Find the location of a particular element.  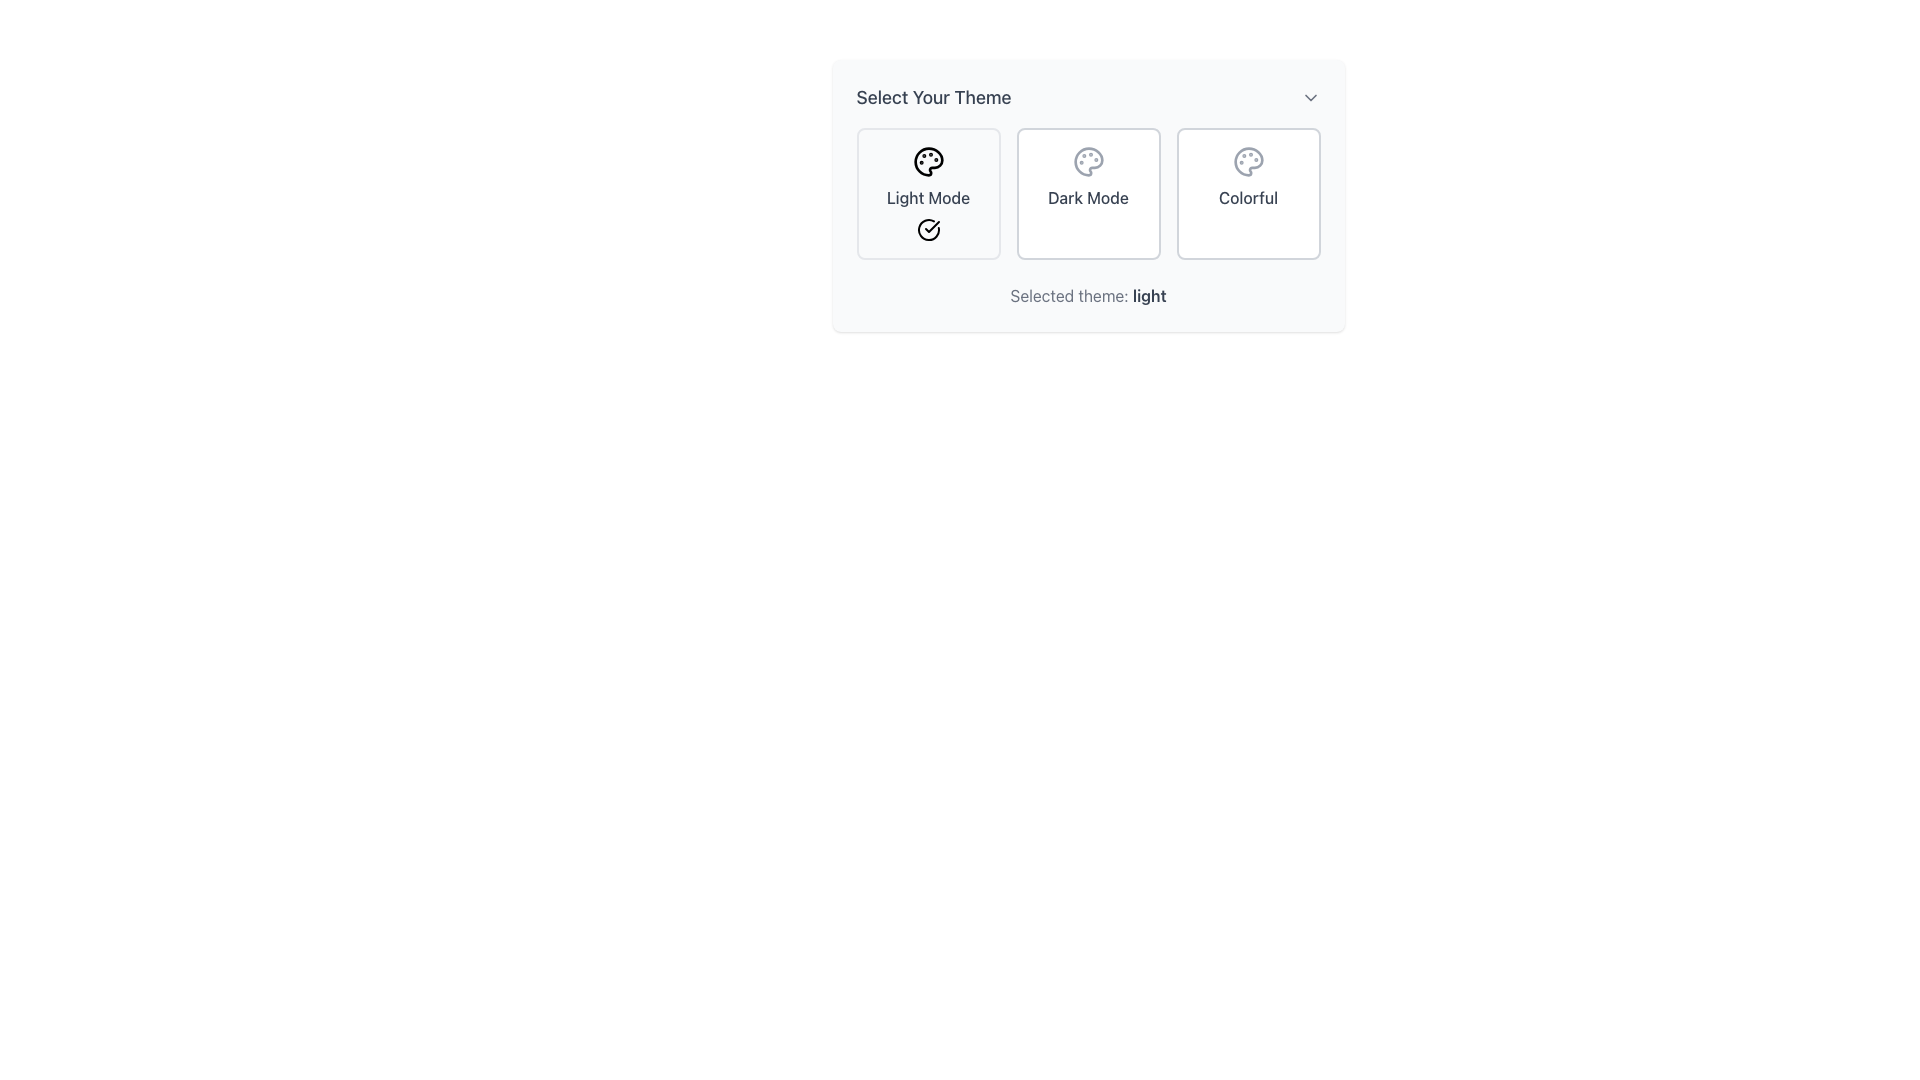

the theme selection modal, which is a dropdown menu allowing users to choose between Light, Dark, or Colorful display modes, located in the upper section of the interface is located at coordinates (1087, 196).